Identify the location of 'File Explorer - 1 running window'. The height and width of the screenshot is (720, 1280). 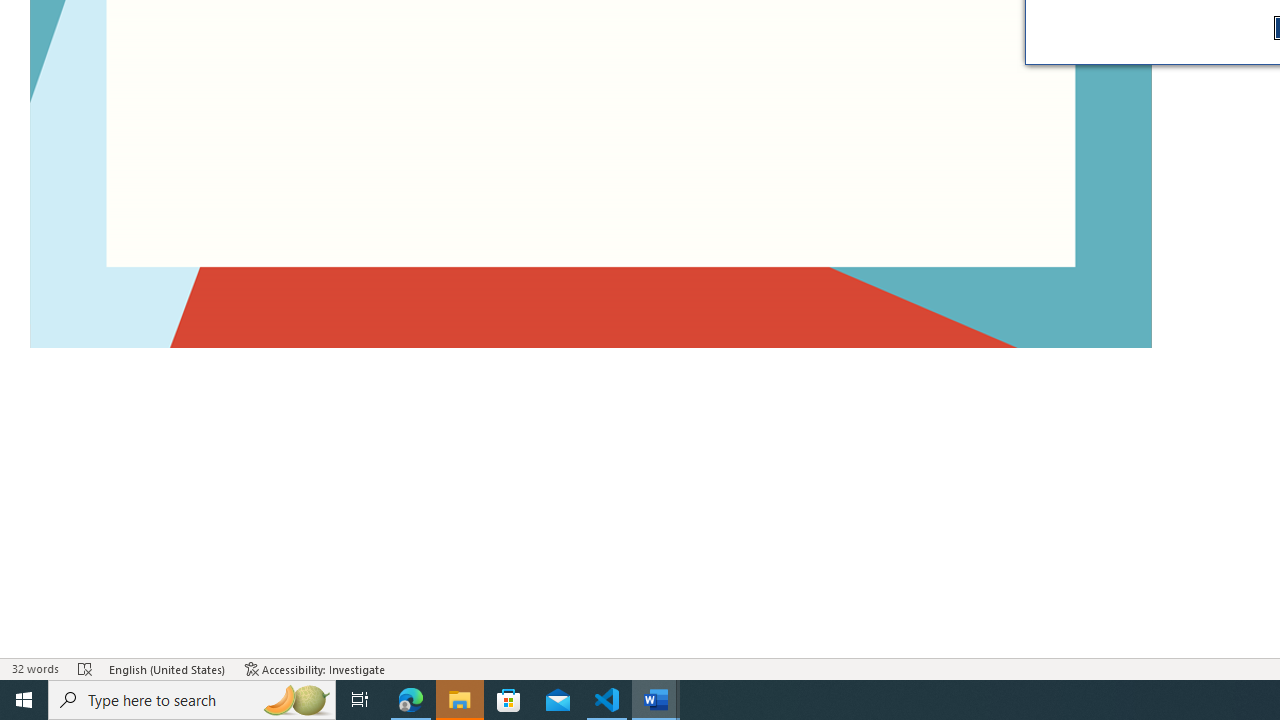
(459, 698).